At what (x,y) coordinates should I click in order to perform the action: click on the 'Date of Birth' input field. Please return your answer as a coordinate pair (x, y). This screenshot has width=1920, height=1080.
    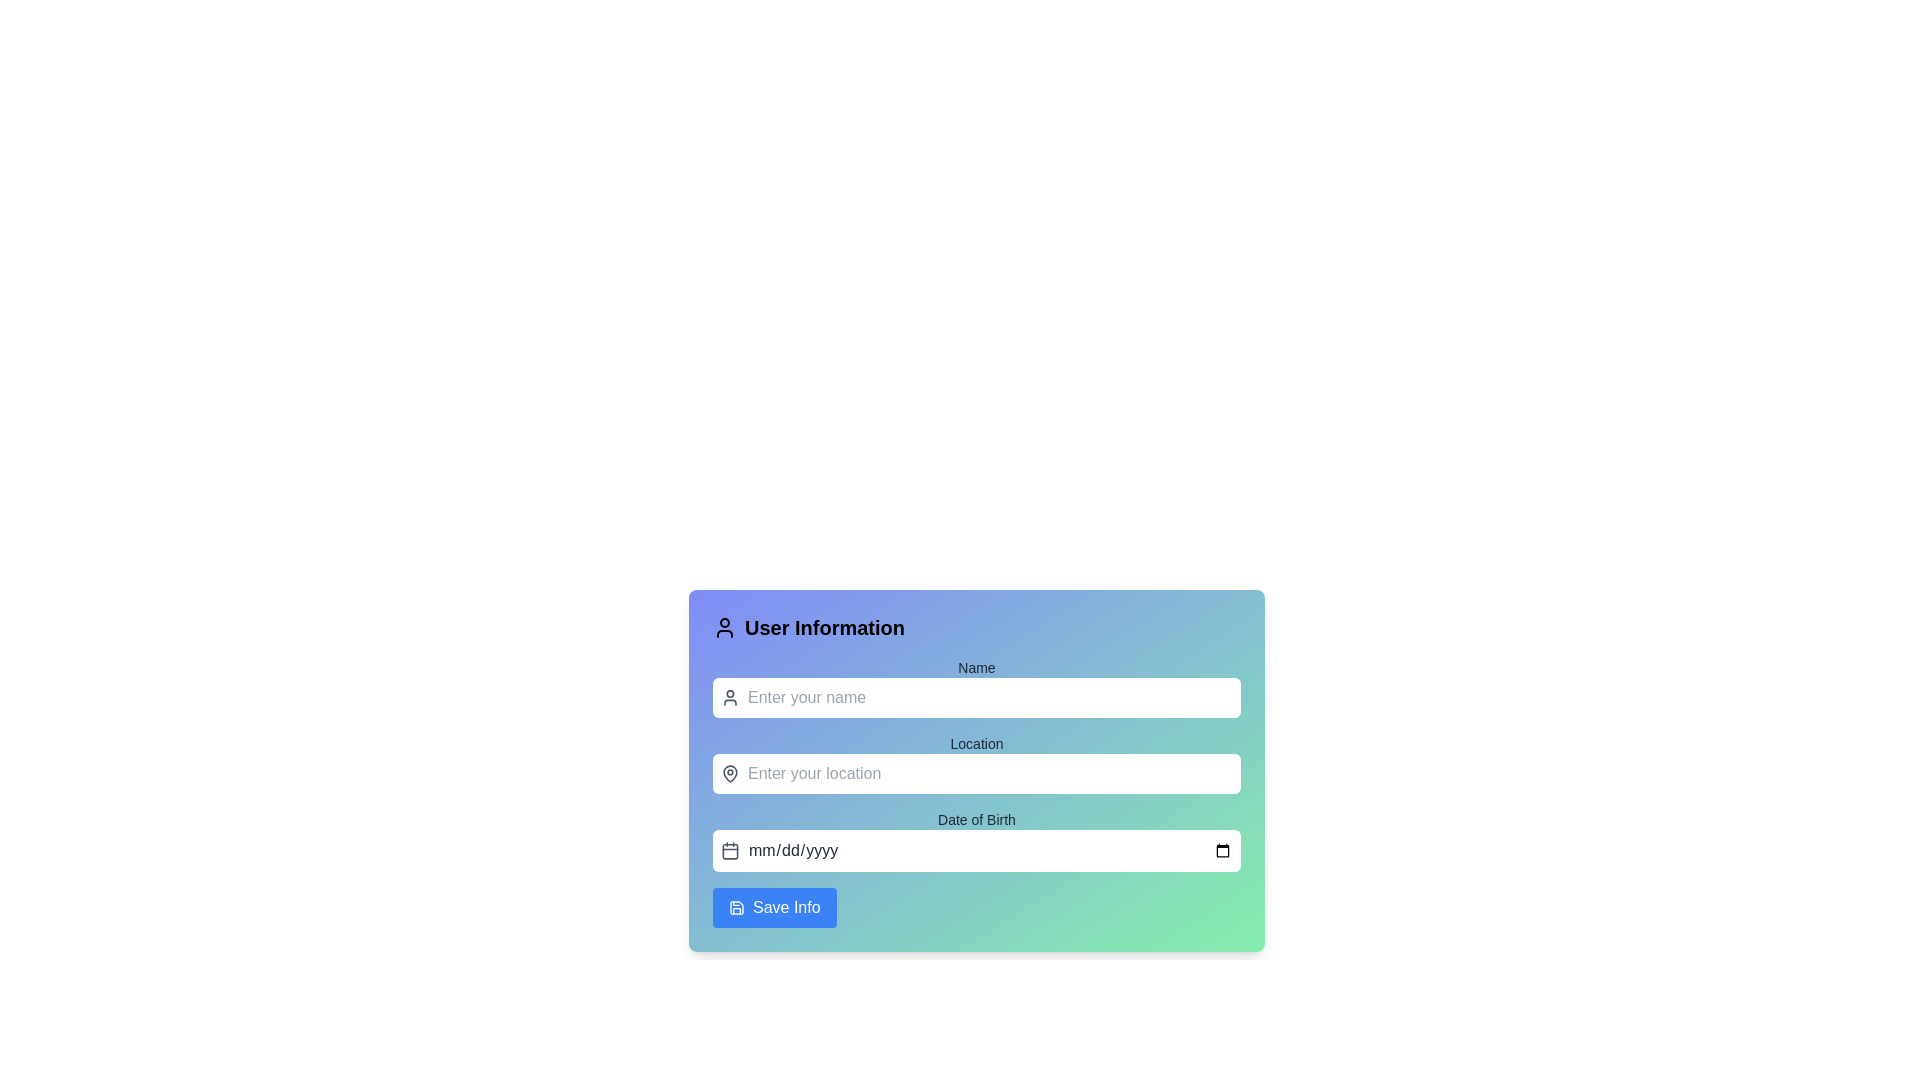
    Looking at the image, I should click on (977, 840).